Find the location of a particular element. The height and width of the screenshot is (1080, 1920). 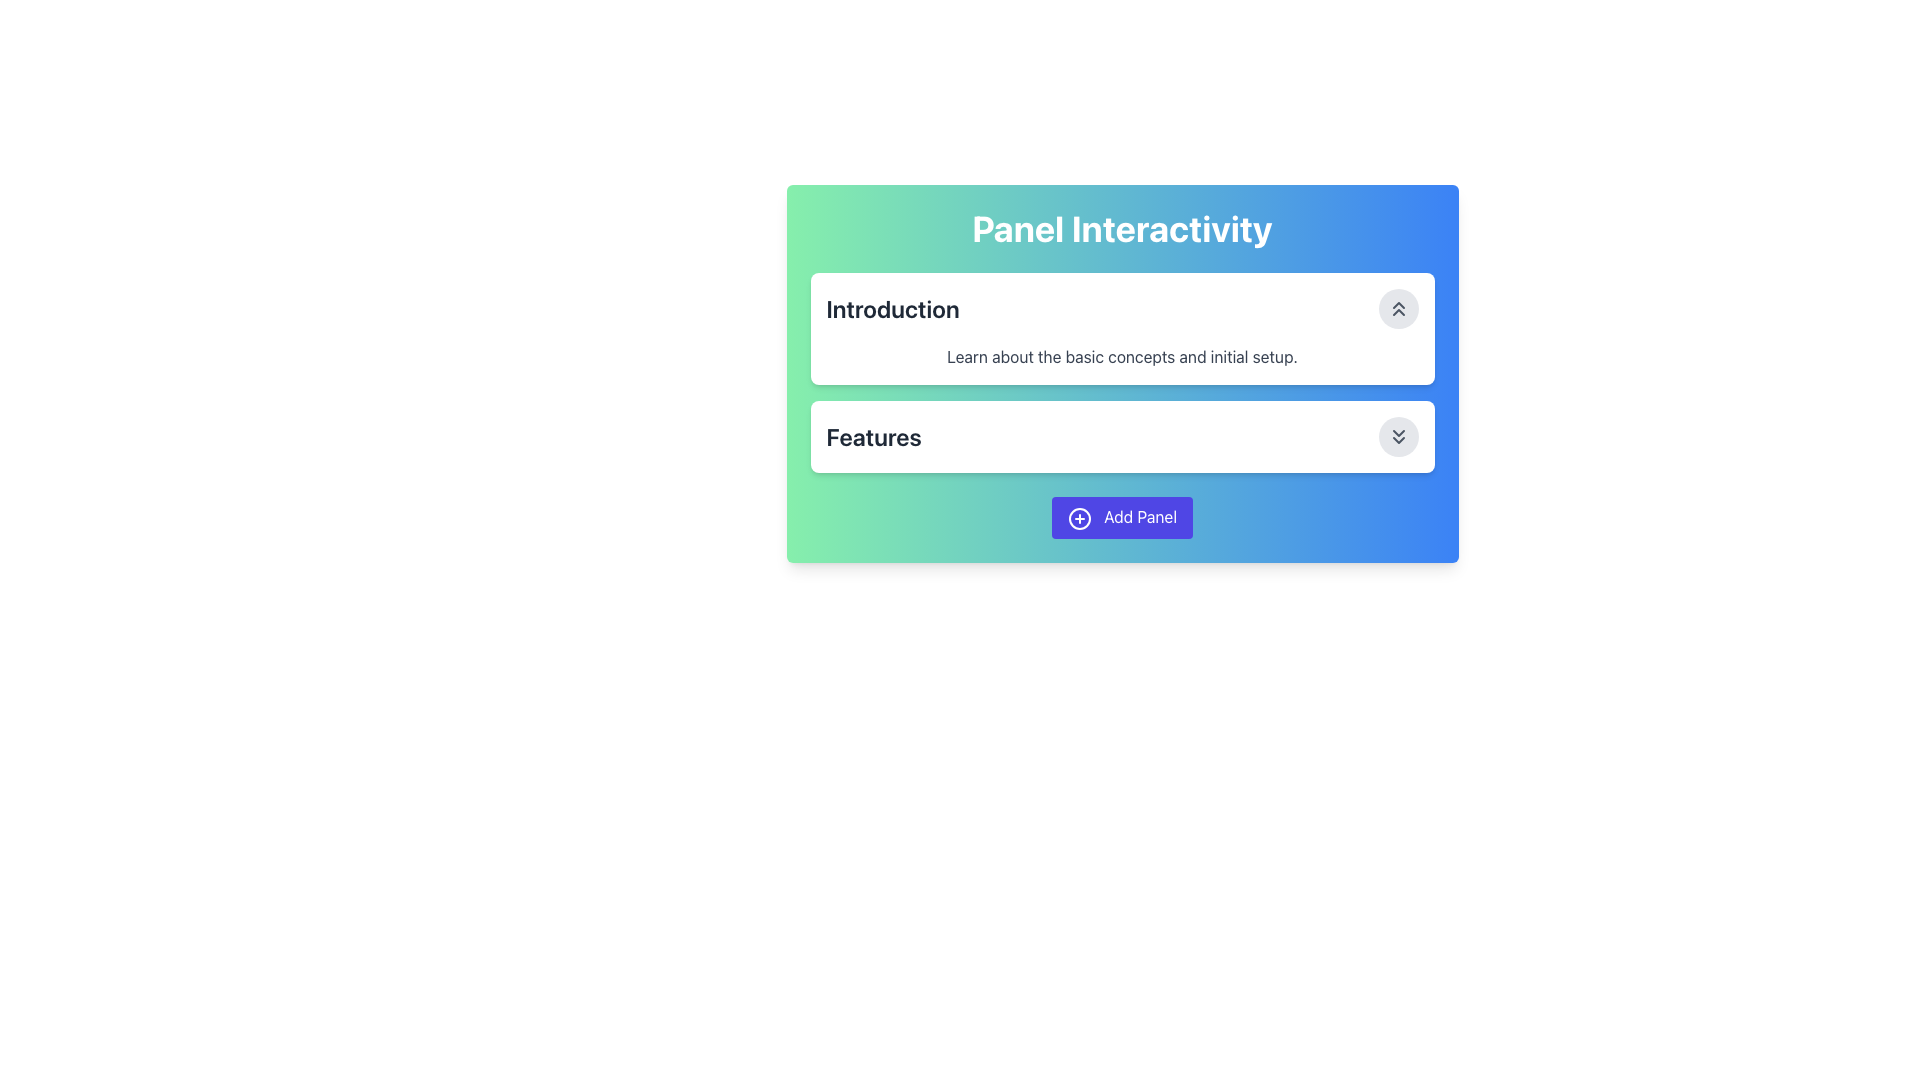

the gray SVG button featuring two upward-facing chevrons stacked vertically, located within the rounded rectangle box labeled 'Introduction' is located at coordinates (1397, 308).